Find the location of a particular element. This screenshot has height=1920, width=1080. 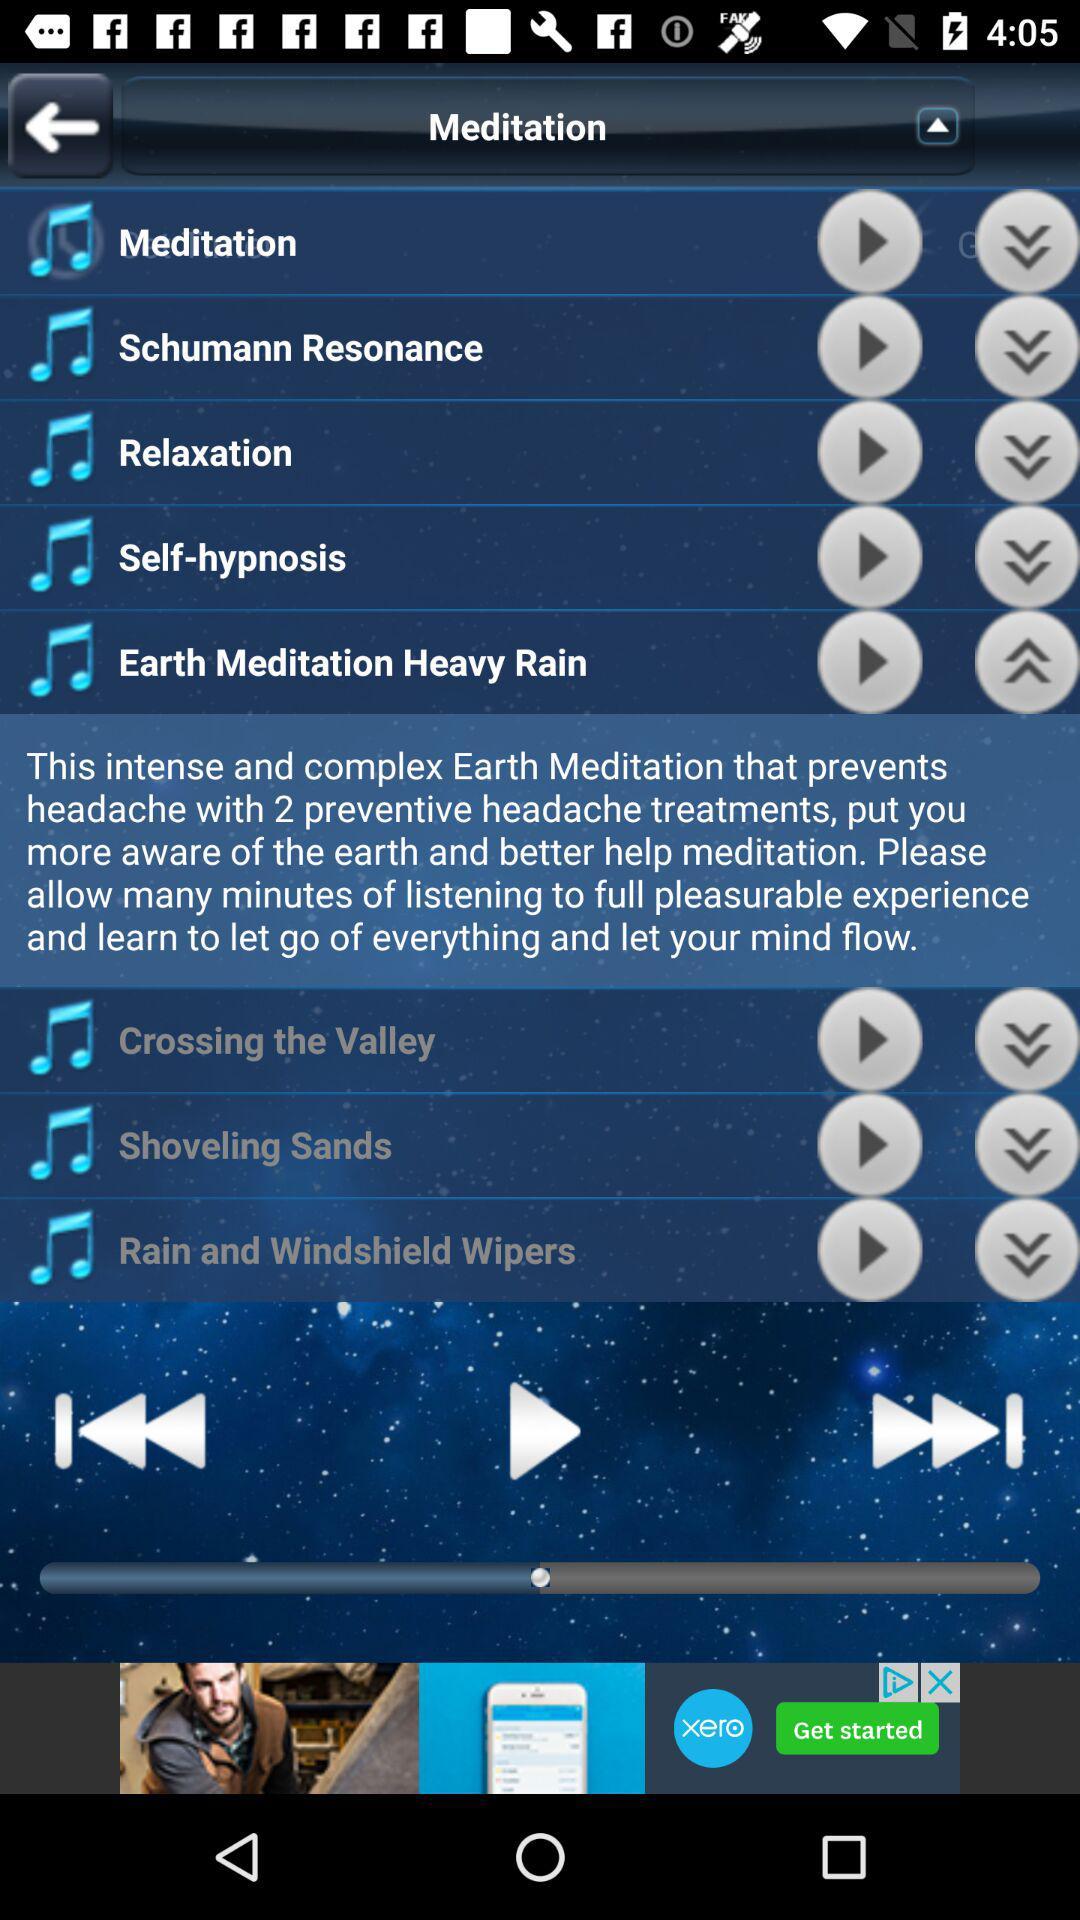

song is located at coordinates (869, 1248).